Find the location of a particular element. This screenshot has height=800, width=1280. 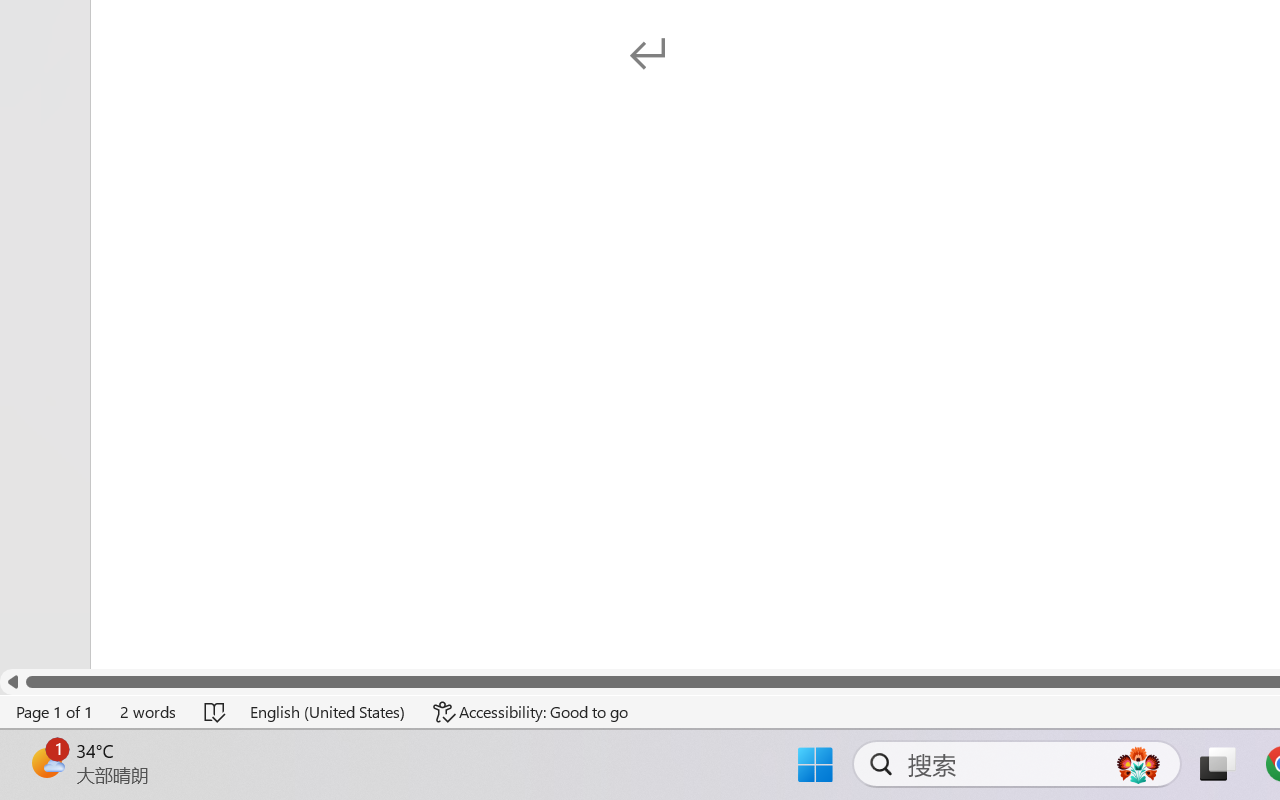

'Spelling and Grammar Check No Errors' is located at coordinates (216, 711).